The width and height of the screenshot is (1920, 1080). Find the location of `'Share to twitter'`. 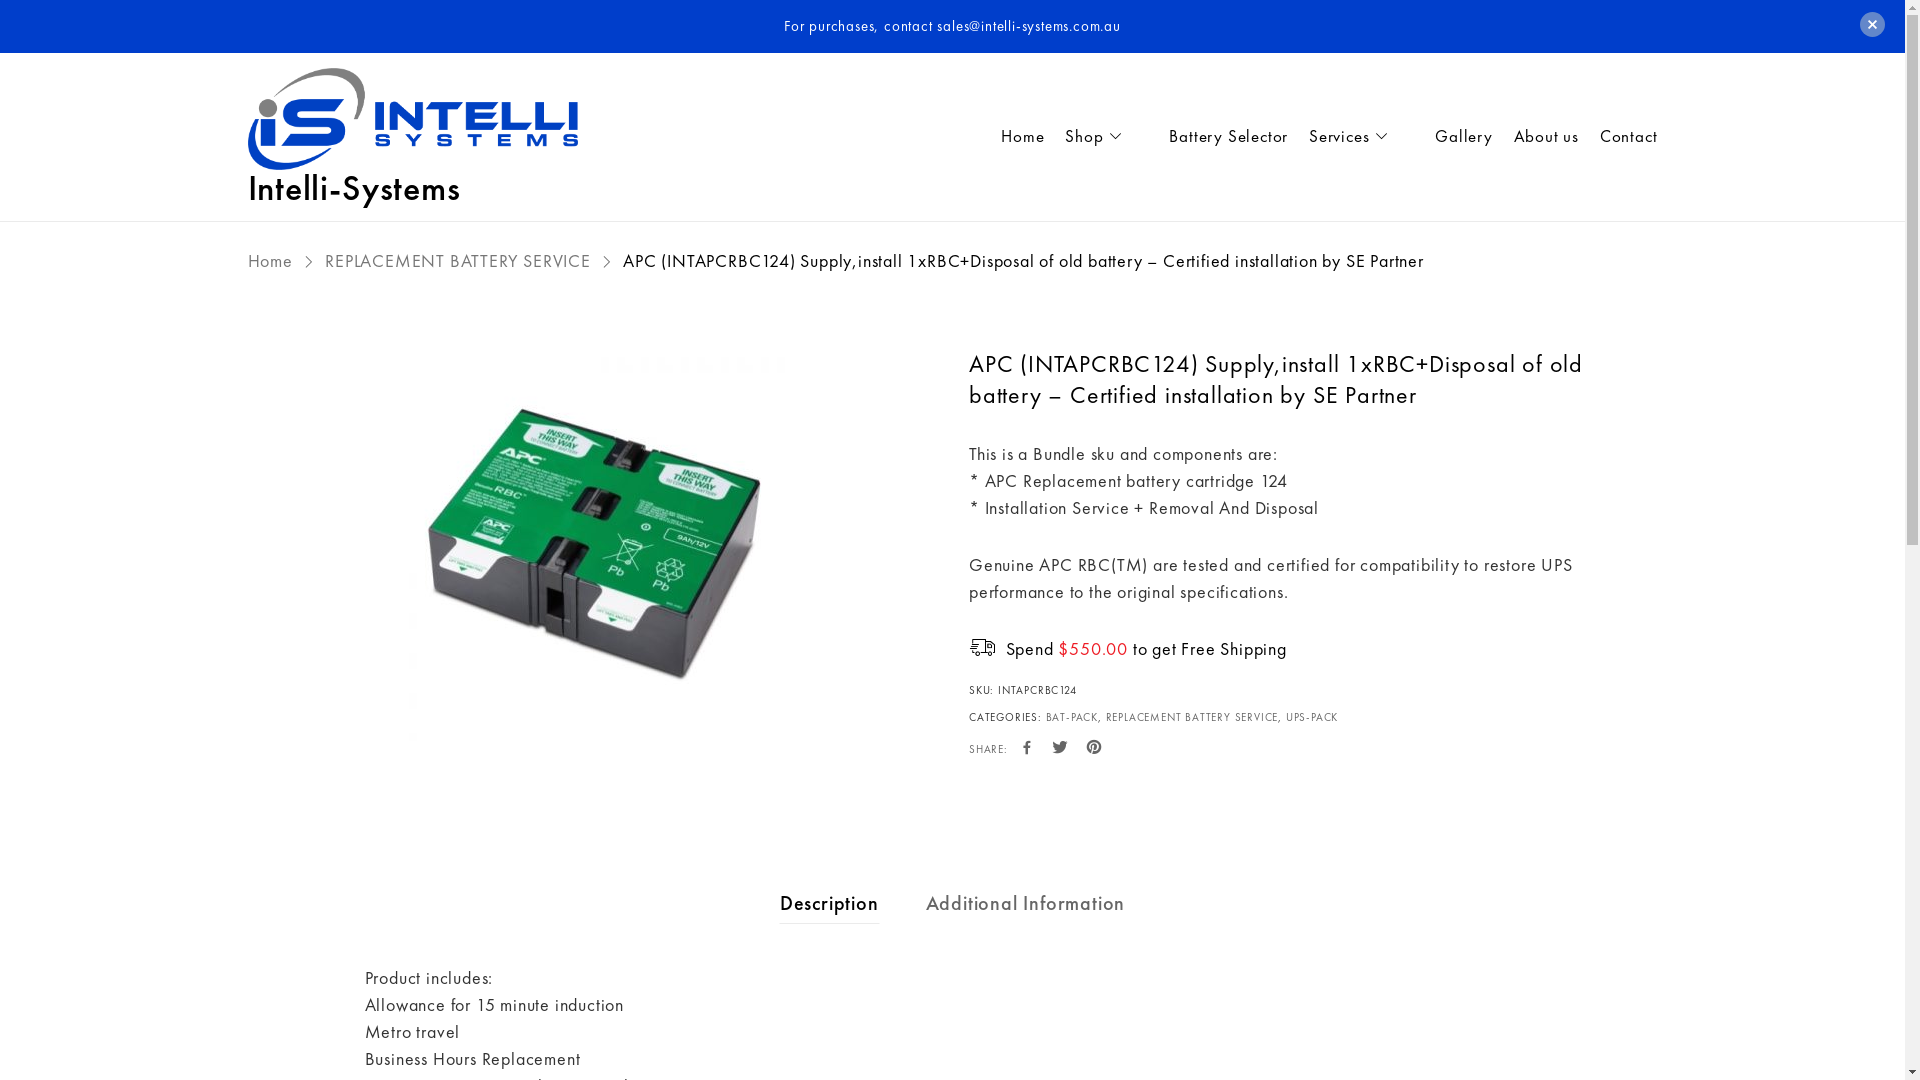

'Share to twitter' is located at coordinates (1059, 748).